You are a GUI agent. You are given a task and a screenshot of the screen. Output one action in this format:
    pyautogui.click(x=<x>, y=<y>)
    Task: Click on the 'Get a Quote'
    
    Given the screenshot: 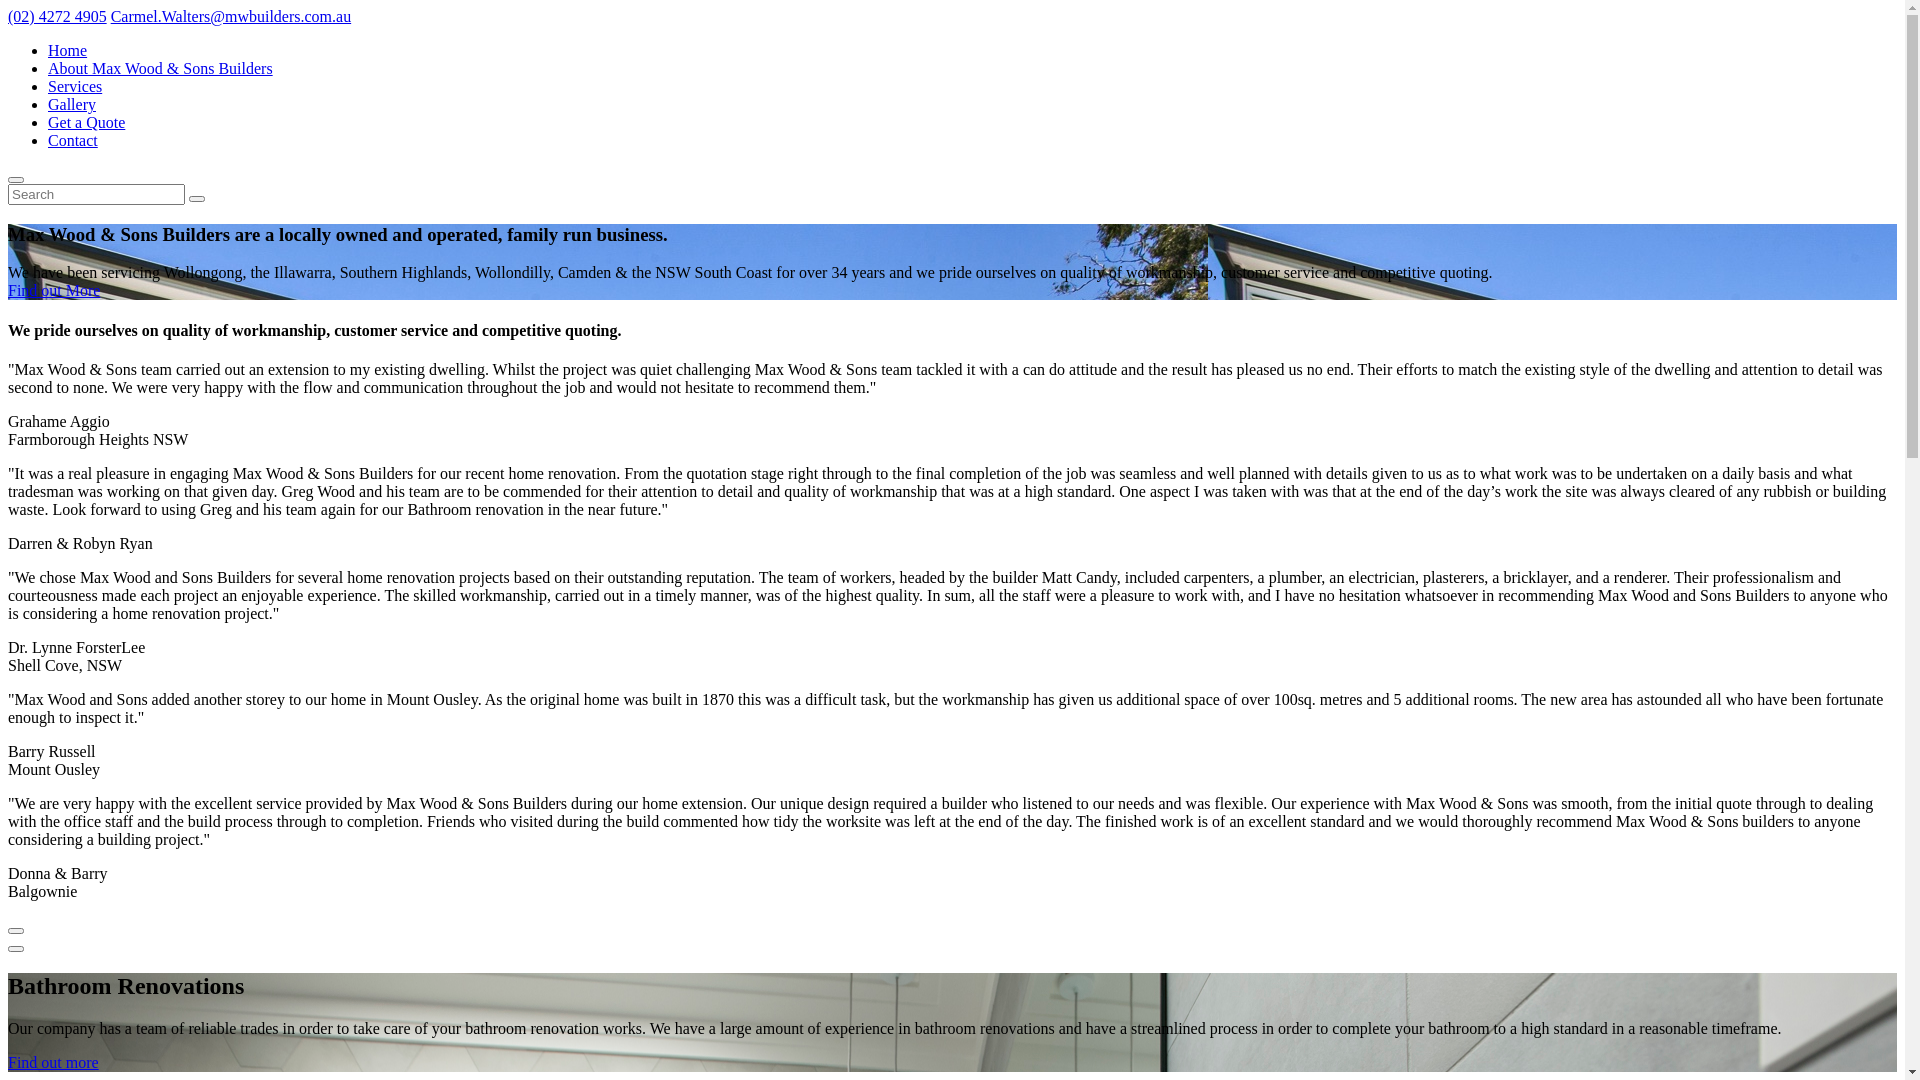 What is the action you would take?
    pyautogui.click(x=48, y=122)
    